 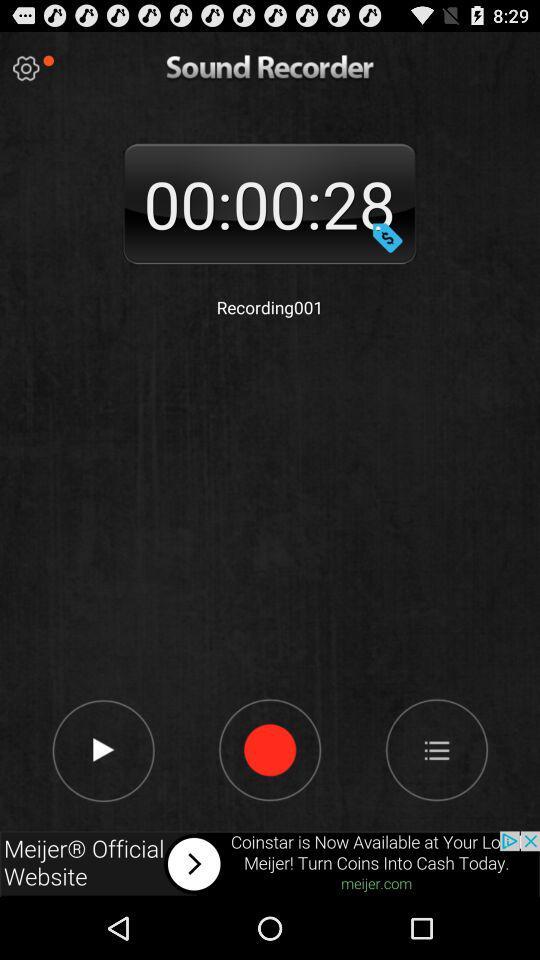 I want to click on start recorder, so click(x=269, y=748).